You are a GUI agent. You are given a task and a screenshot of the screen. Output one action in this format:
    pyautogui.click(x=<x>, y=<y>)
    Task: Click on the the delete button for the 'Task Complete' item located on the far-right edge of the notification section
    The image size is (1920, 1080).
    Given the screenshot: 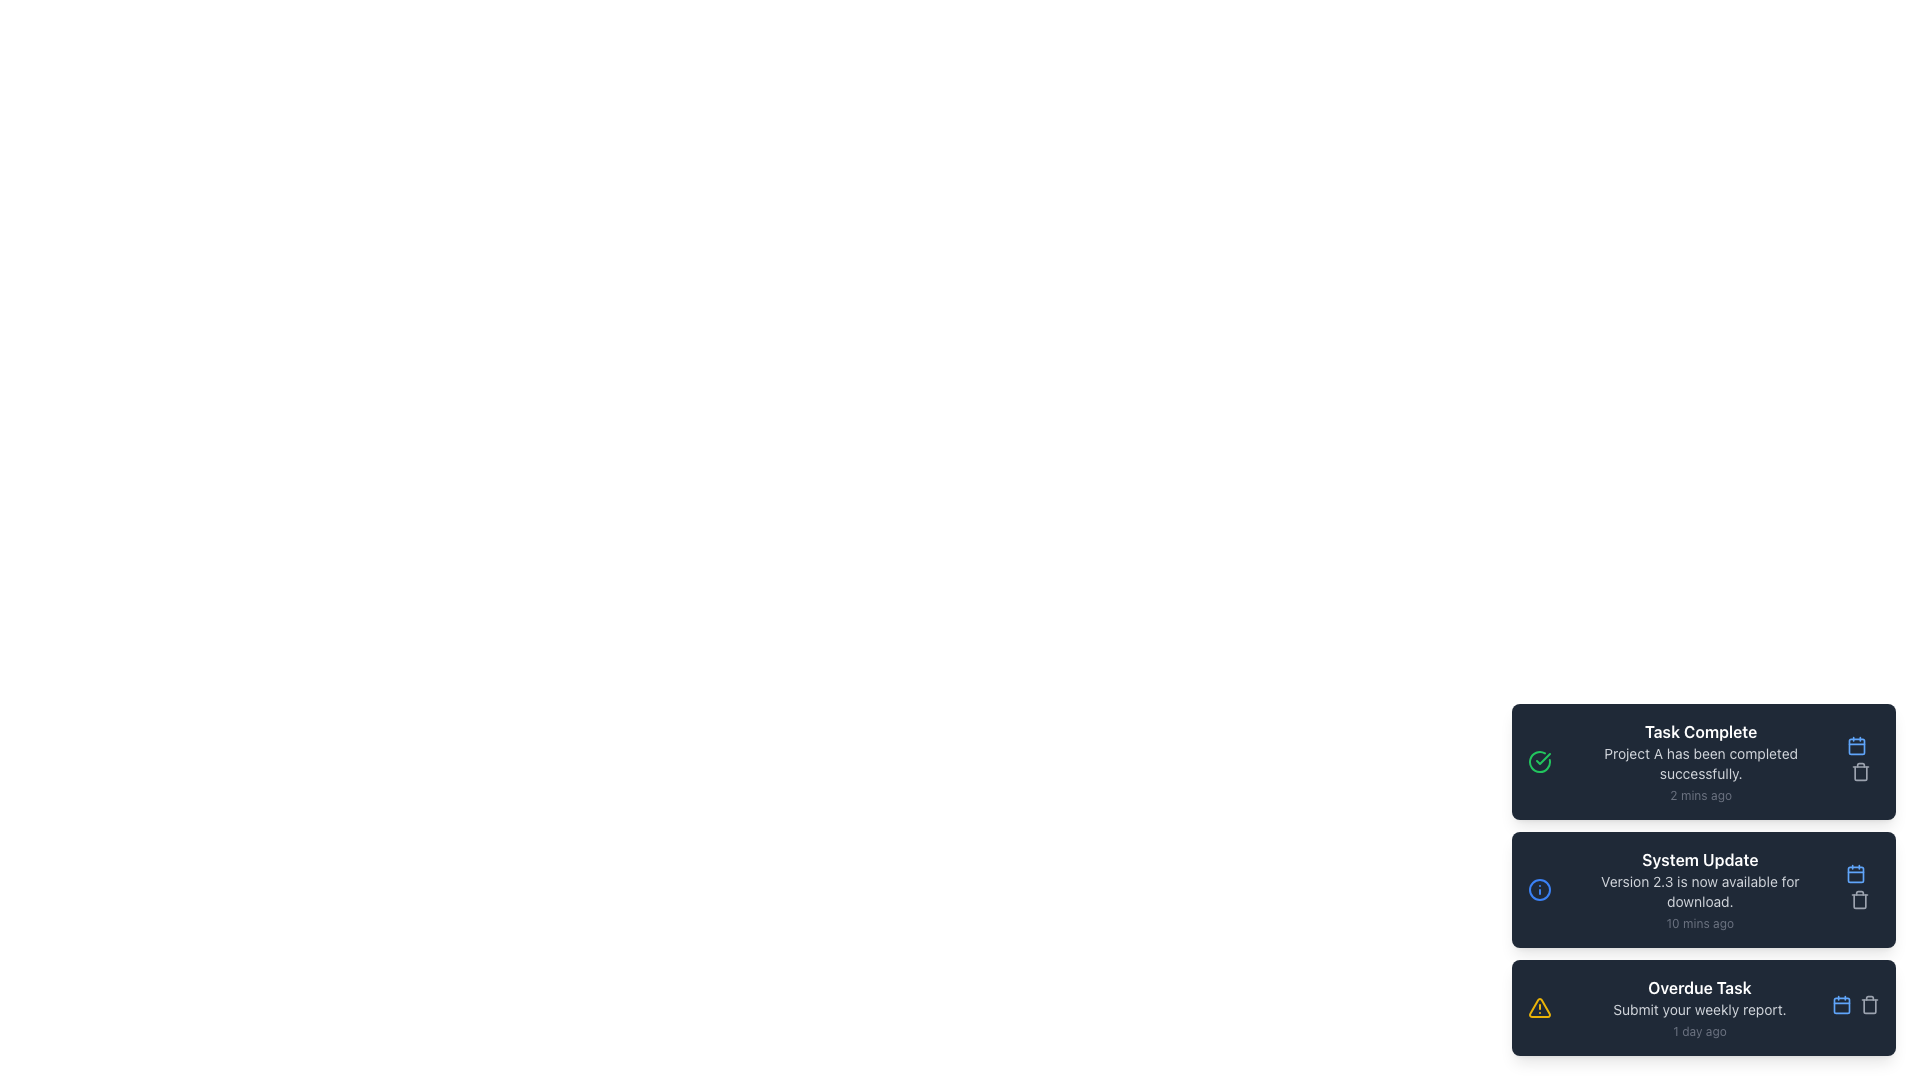 What is the action you would take?
    pyautogui.click(x=1860, y=772)
    